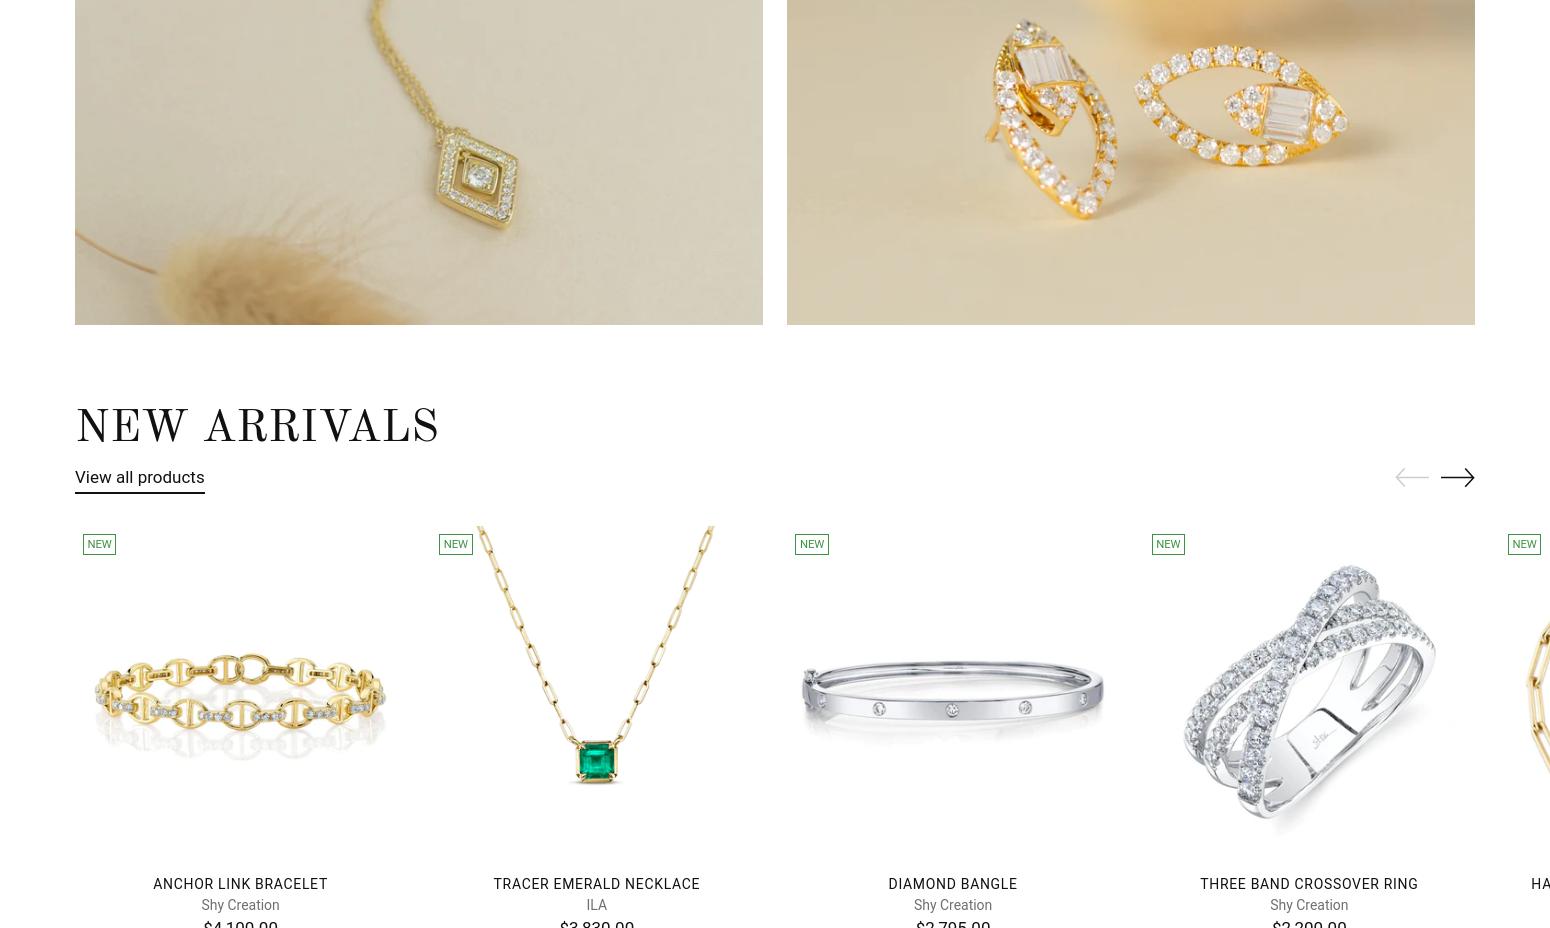  What do you see at coordinates (492, 882) in the screenshot?
I see `'Tracer Emerald Necklace'` at bounding box center [492, 882].